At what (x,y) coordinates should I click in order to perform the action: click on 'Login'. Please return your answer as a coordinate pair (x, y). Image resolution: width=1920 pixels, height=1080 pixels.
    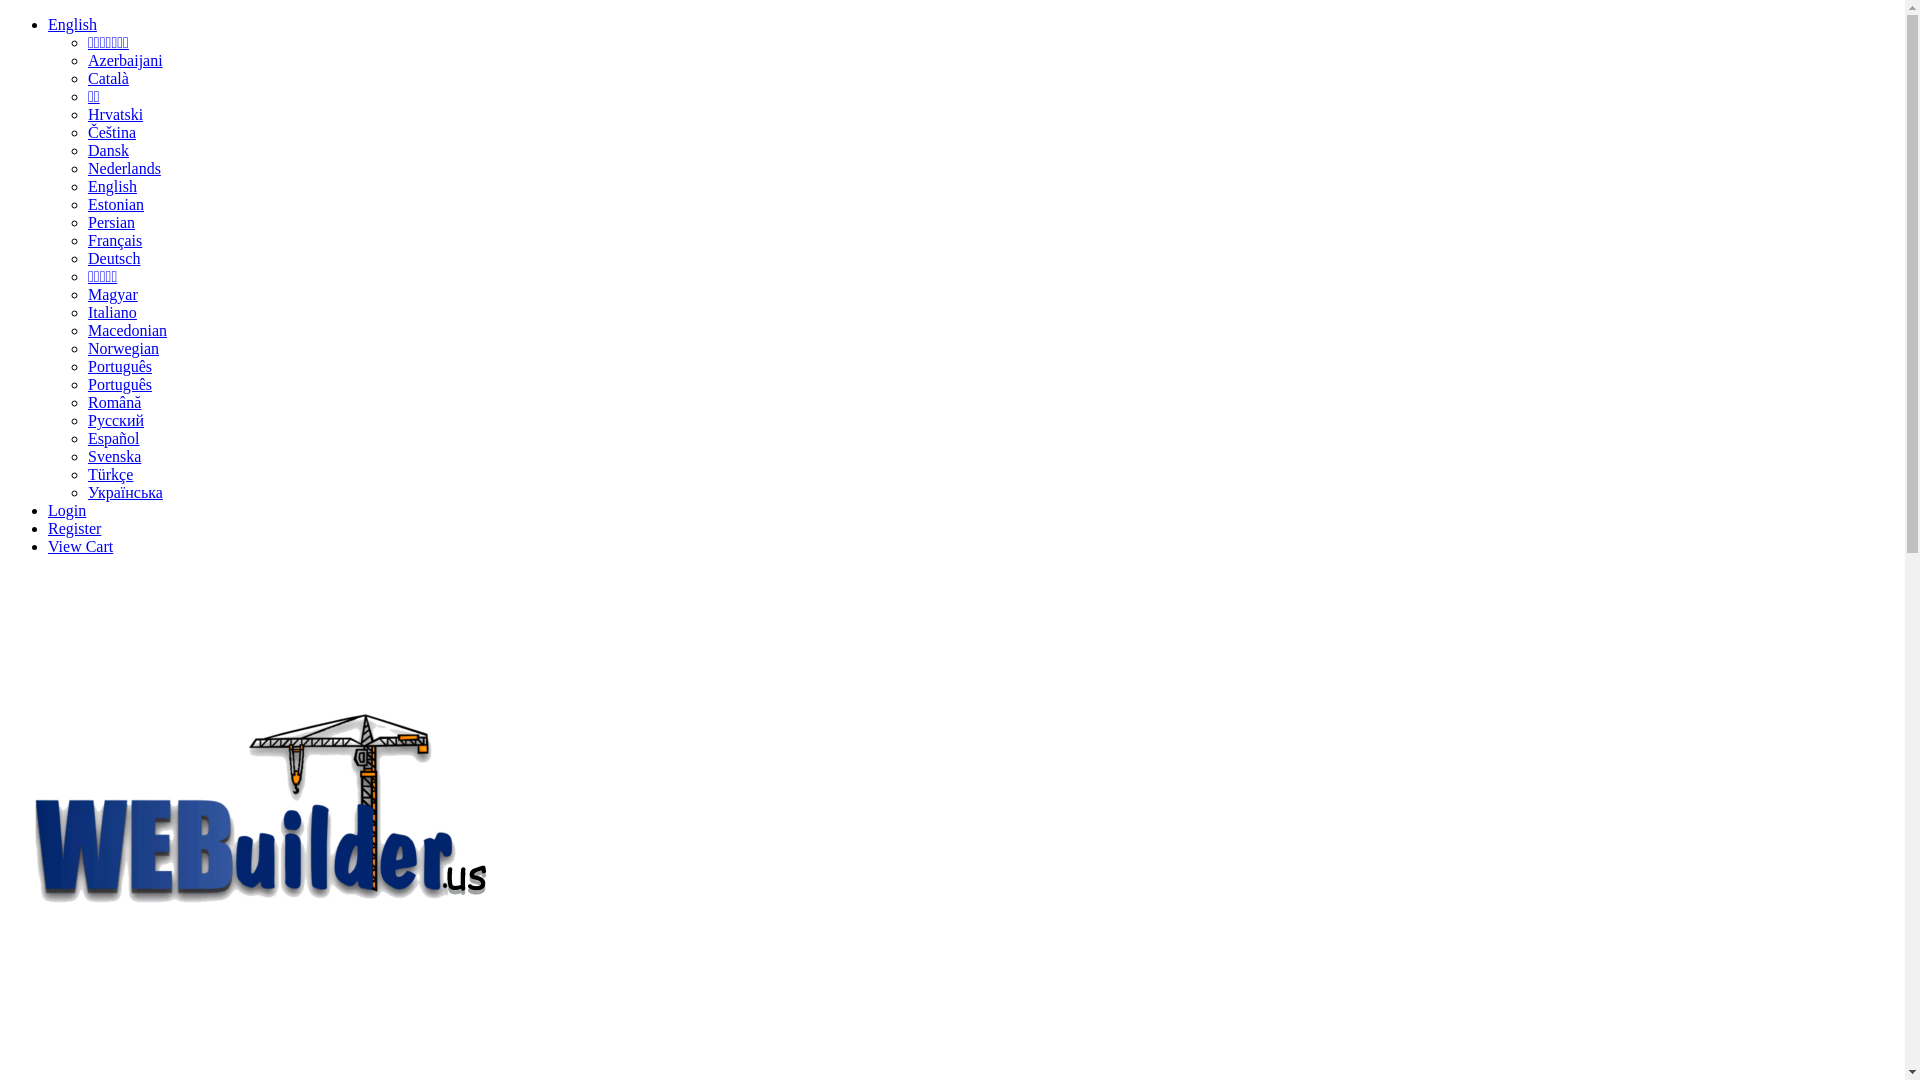
    Looking at the image, I should click on (67, 509).